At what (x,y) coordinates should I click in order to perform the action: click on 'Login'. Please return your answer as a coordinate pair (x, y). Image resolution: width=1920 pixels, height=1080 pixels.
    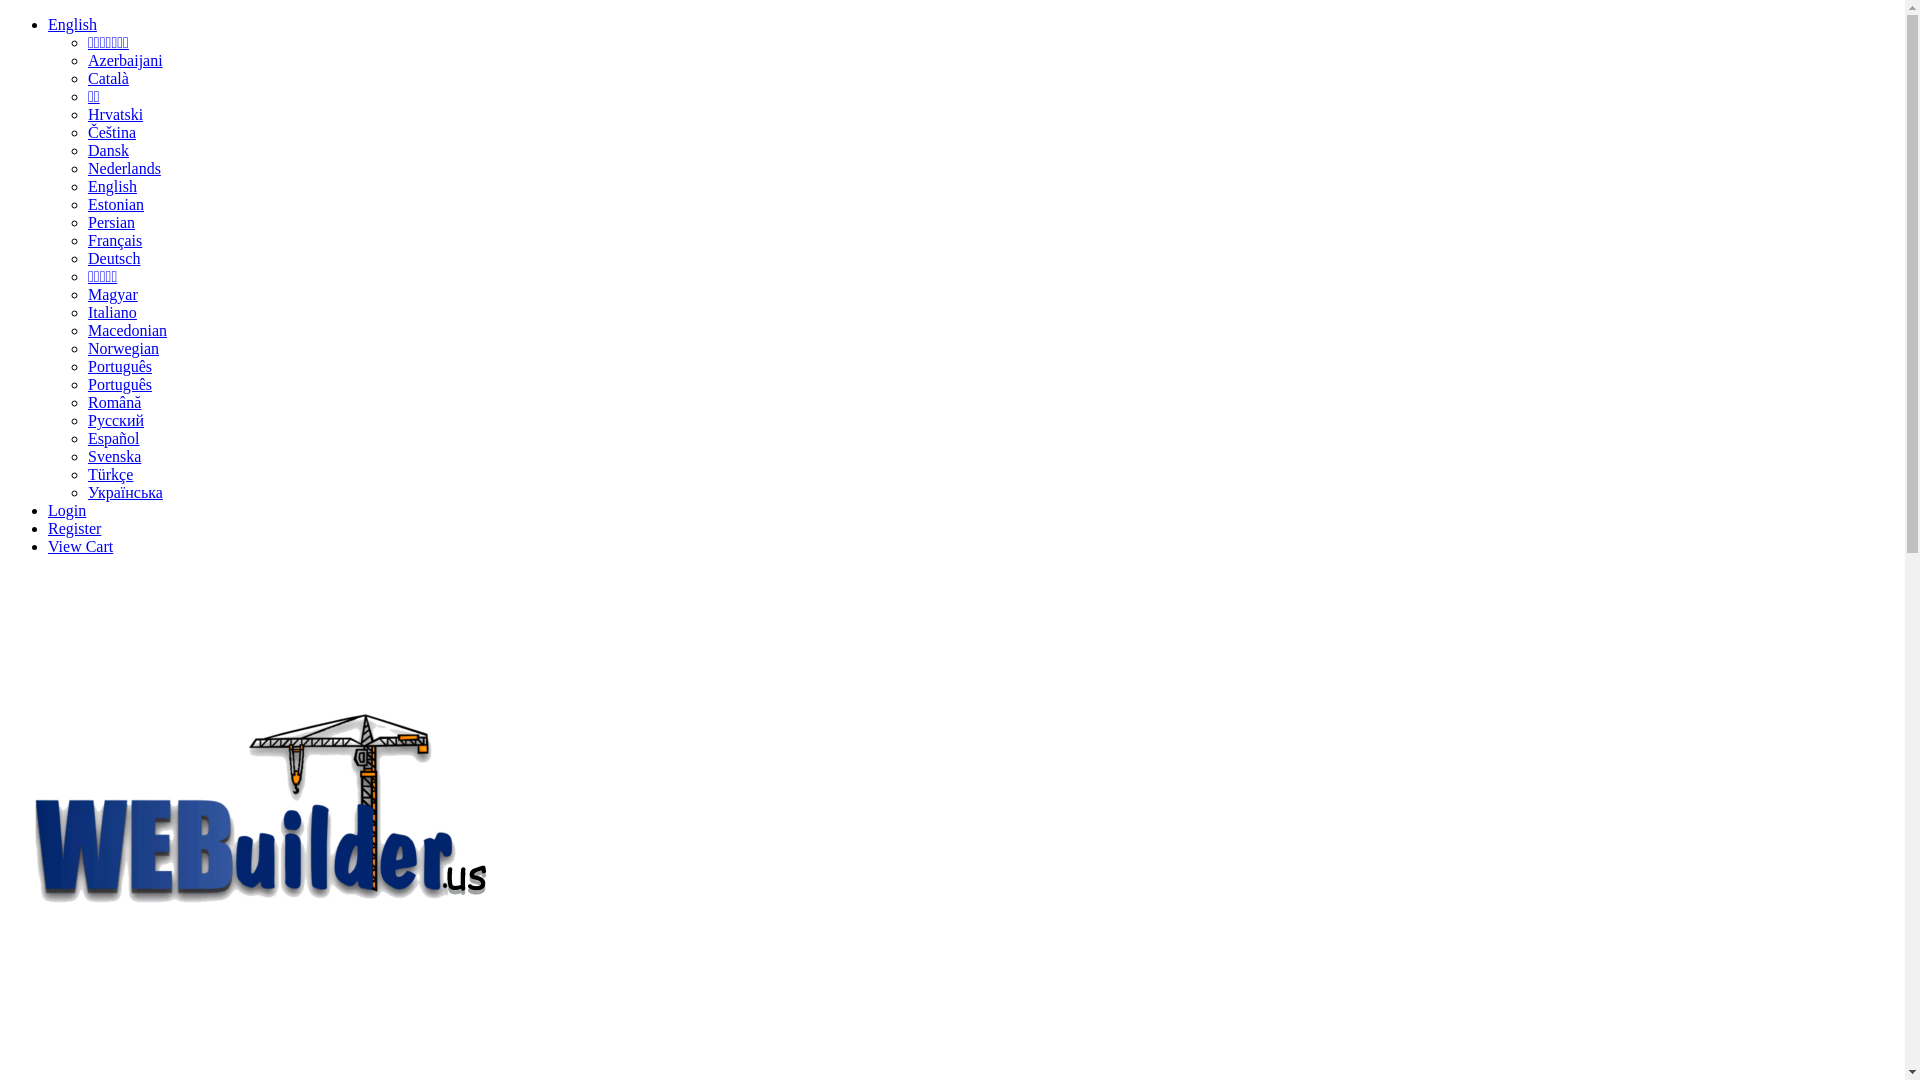
    Looking at the image, I should click on (67, 509).